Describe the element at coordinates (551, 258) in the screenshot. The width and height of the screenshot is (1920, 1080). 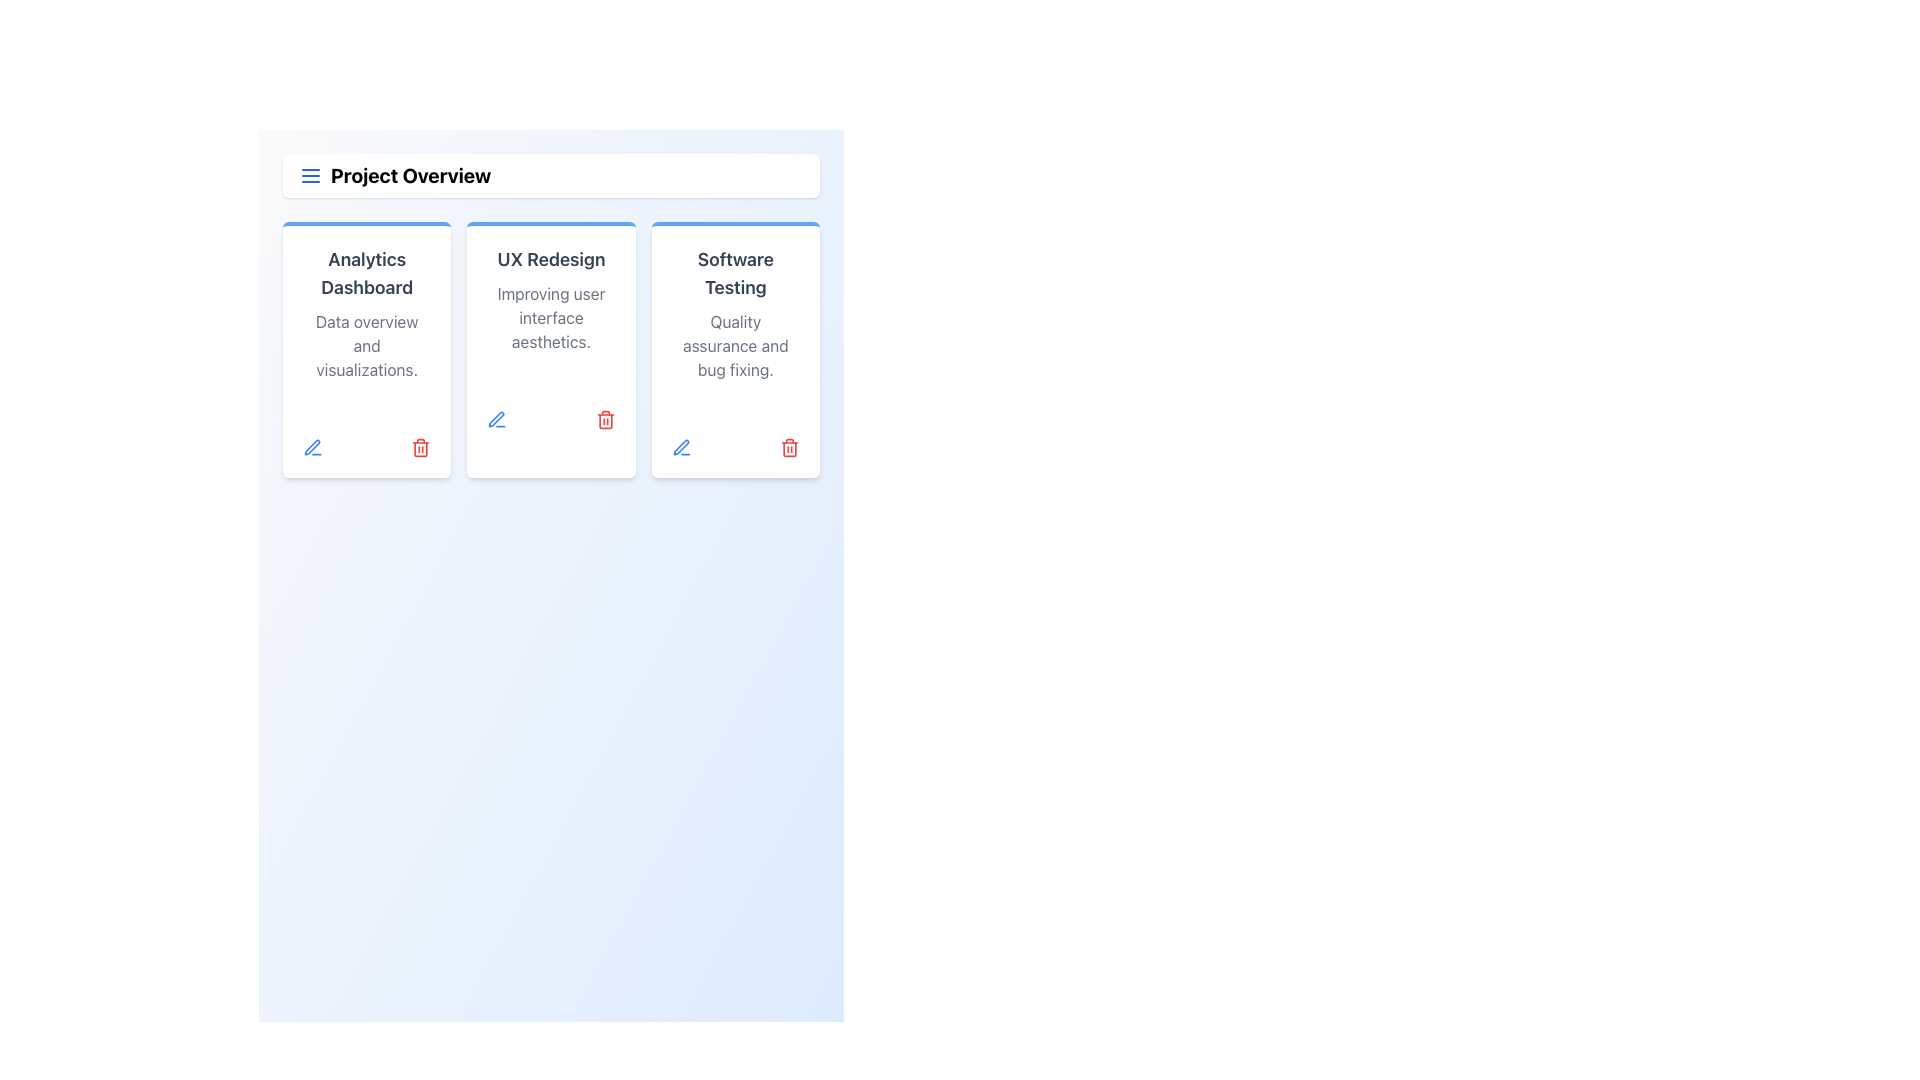
I see `the text header displaying 'UX Redesign', which is the top-most text in the middle card of a group of three horizontally aligned cards` at that location.